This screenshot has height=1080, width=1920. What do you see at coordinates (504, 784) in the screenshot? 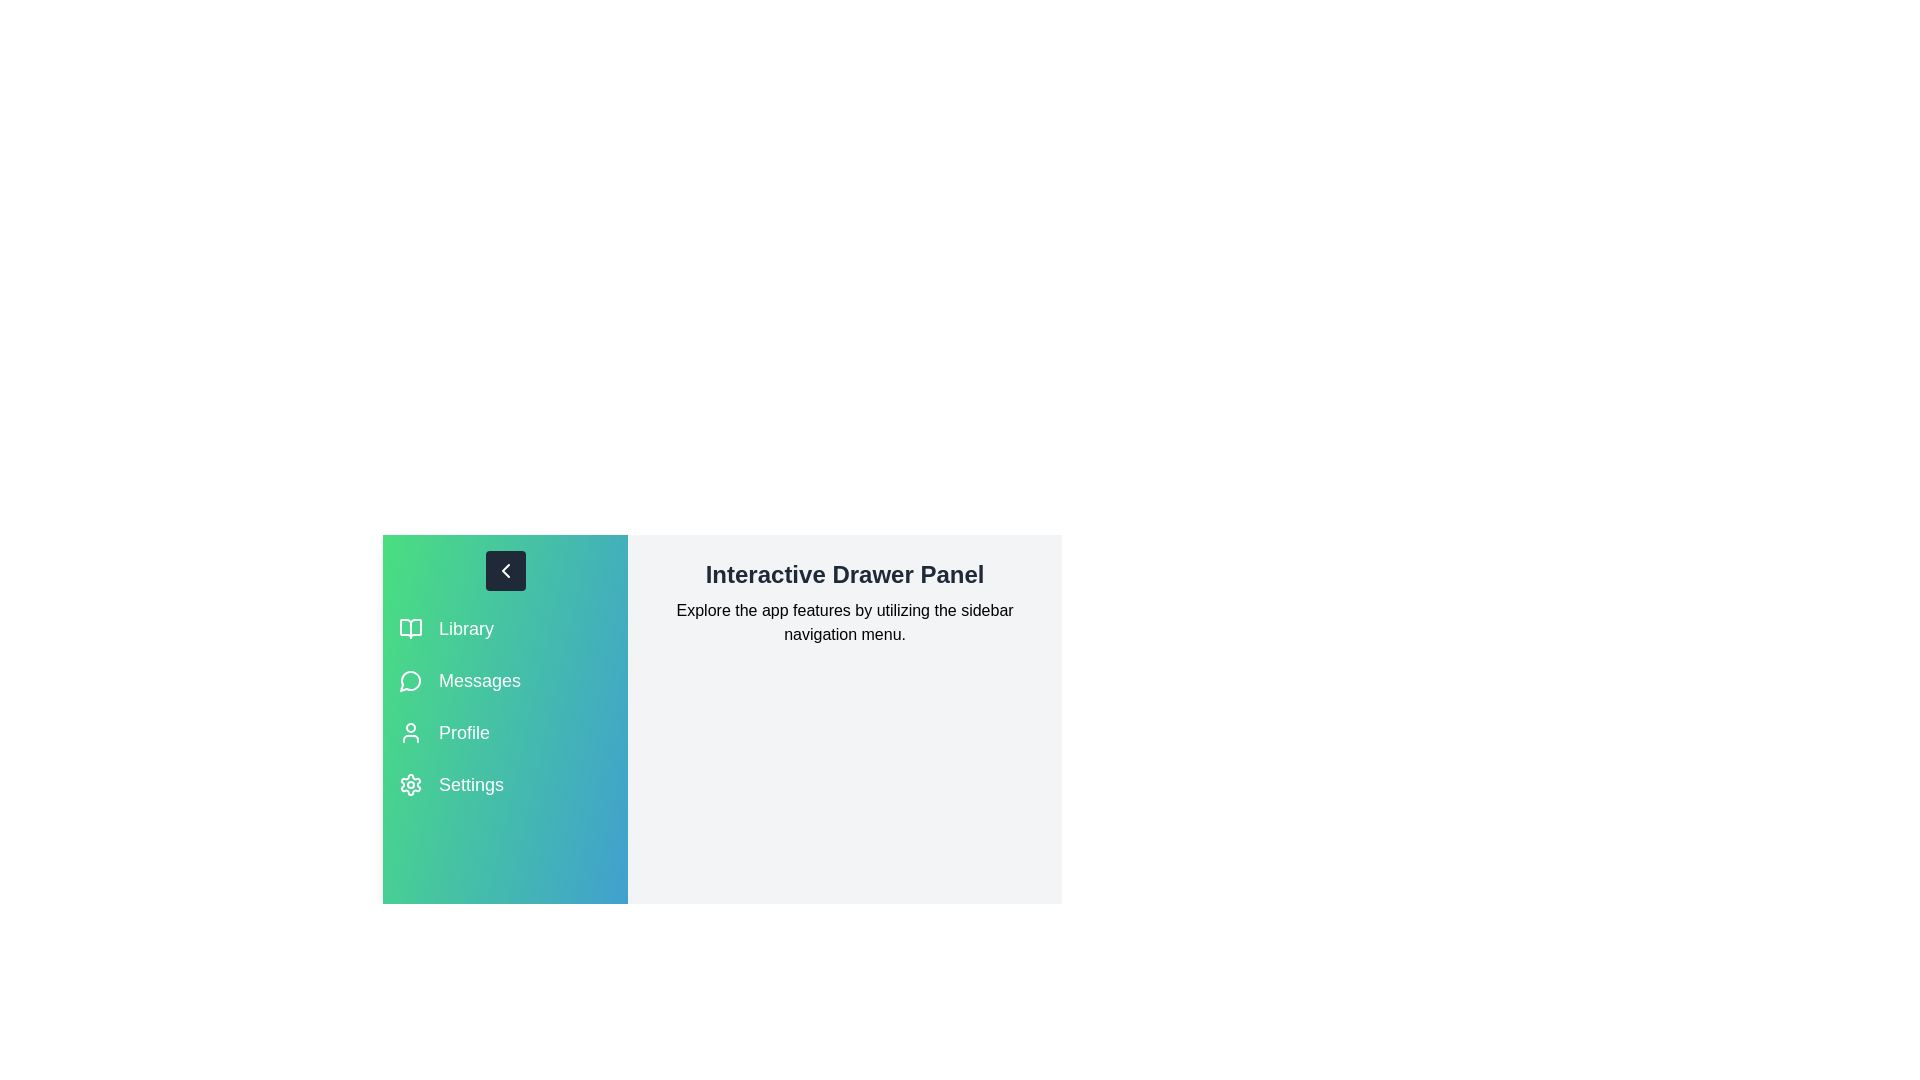
I see `the Settings section in the sidebar` at bounding box center [504, 784].